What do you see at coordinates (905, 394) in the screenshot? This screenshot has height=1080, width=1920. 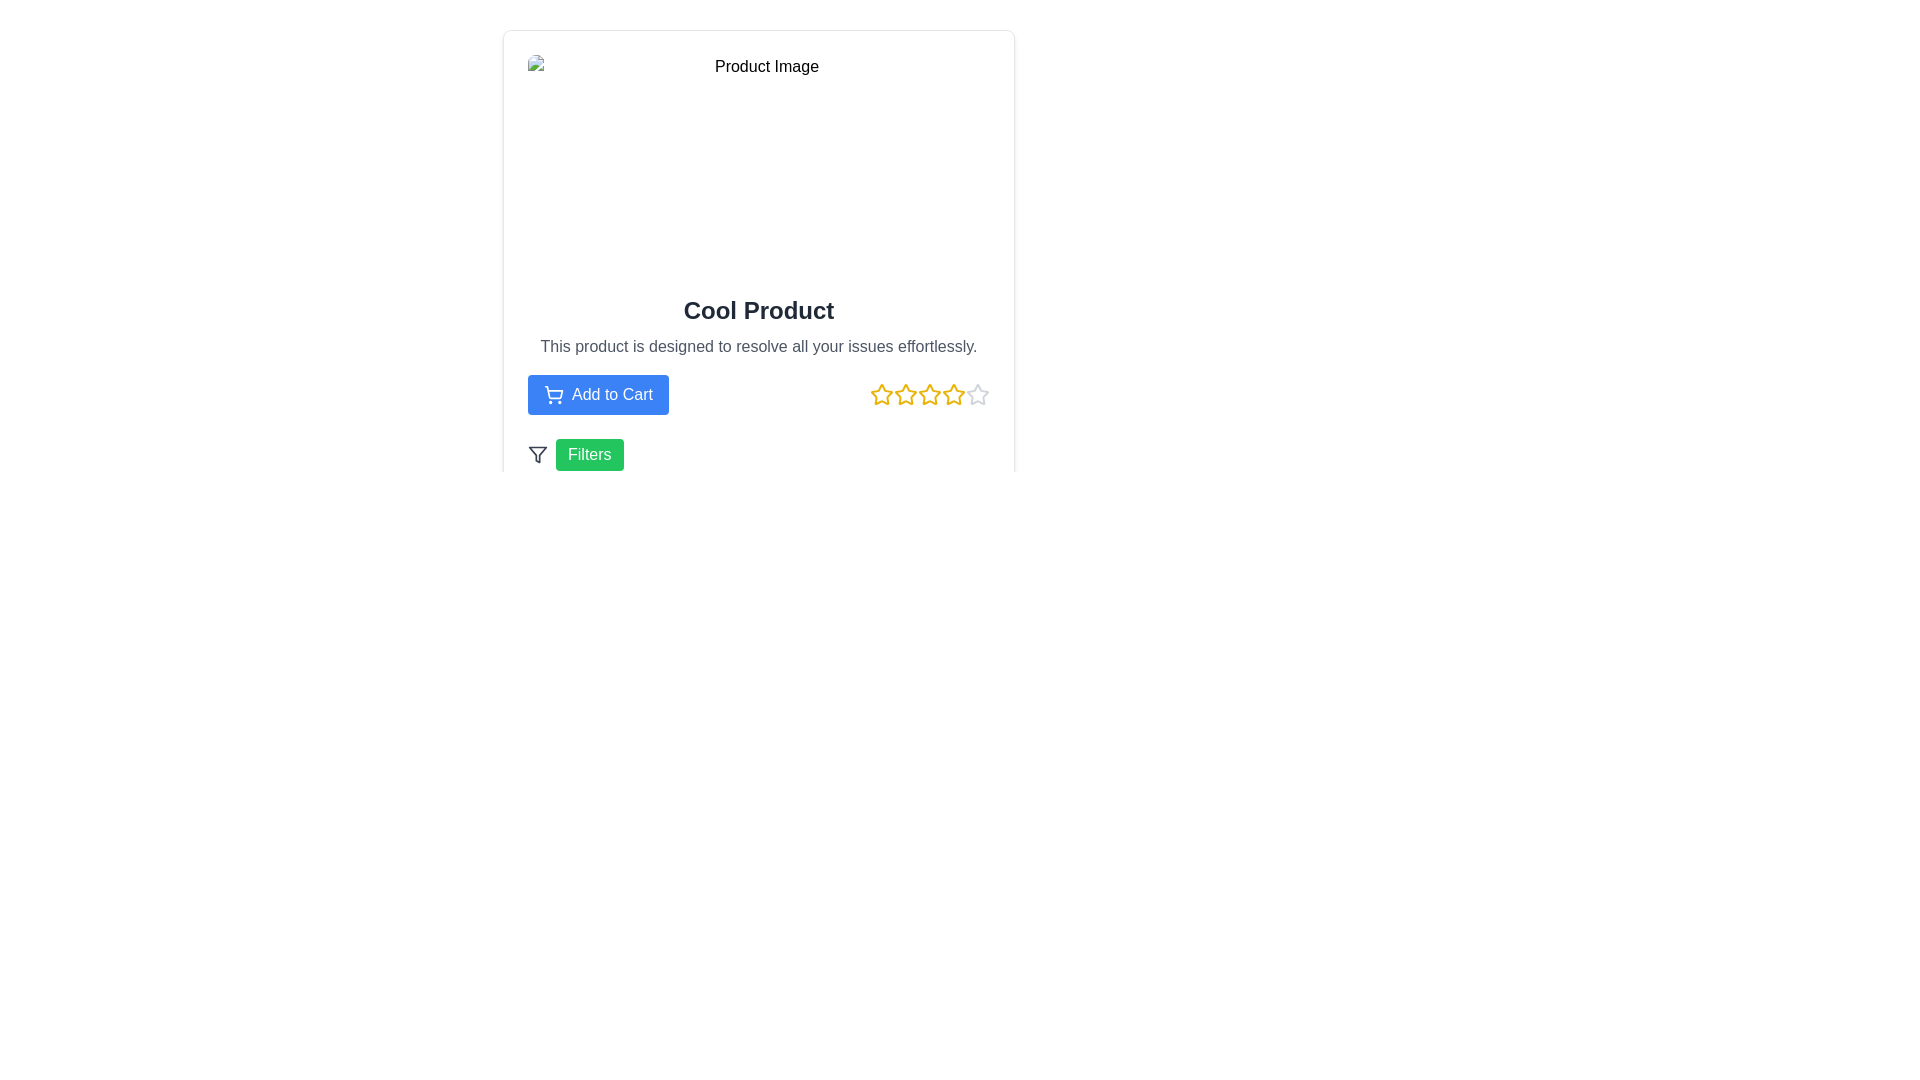 I see `the second star in the horizontal row of five rating stars using keyboard navigation` at bounding box center [905, 394].